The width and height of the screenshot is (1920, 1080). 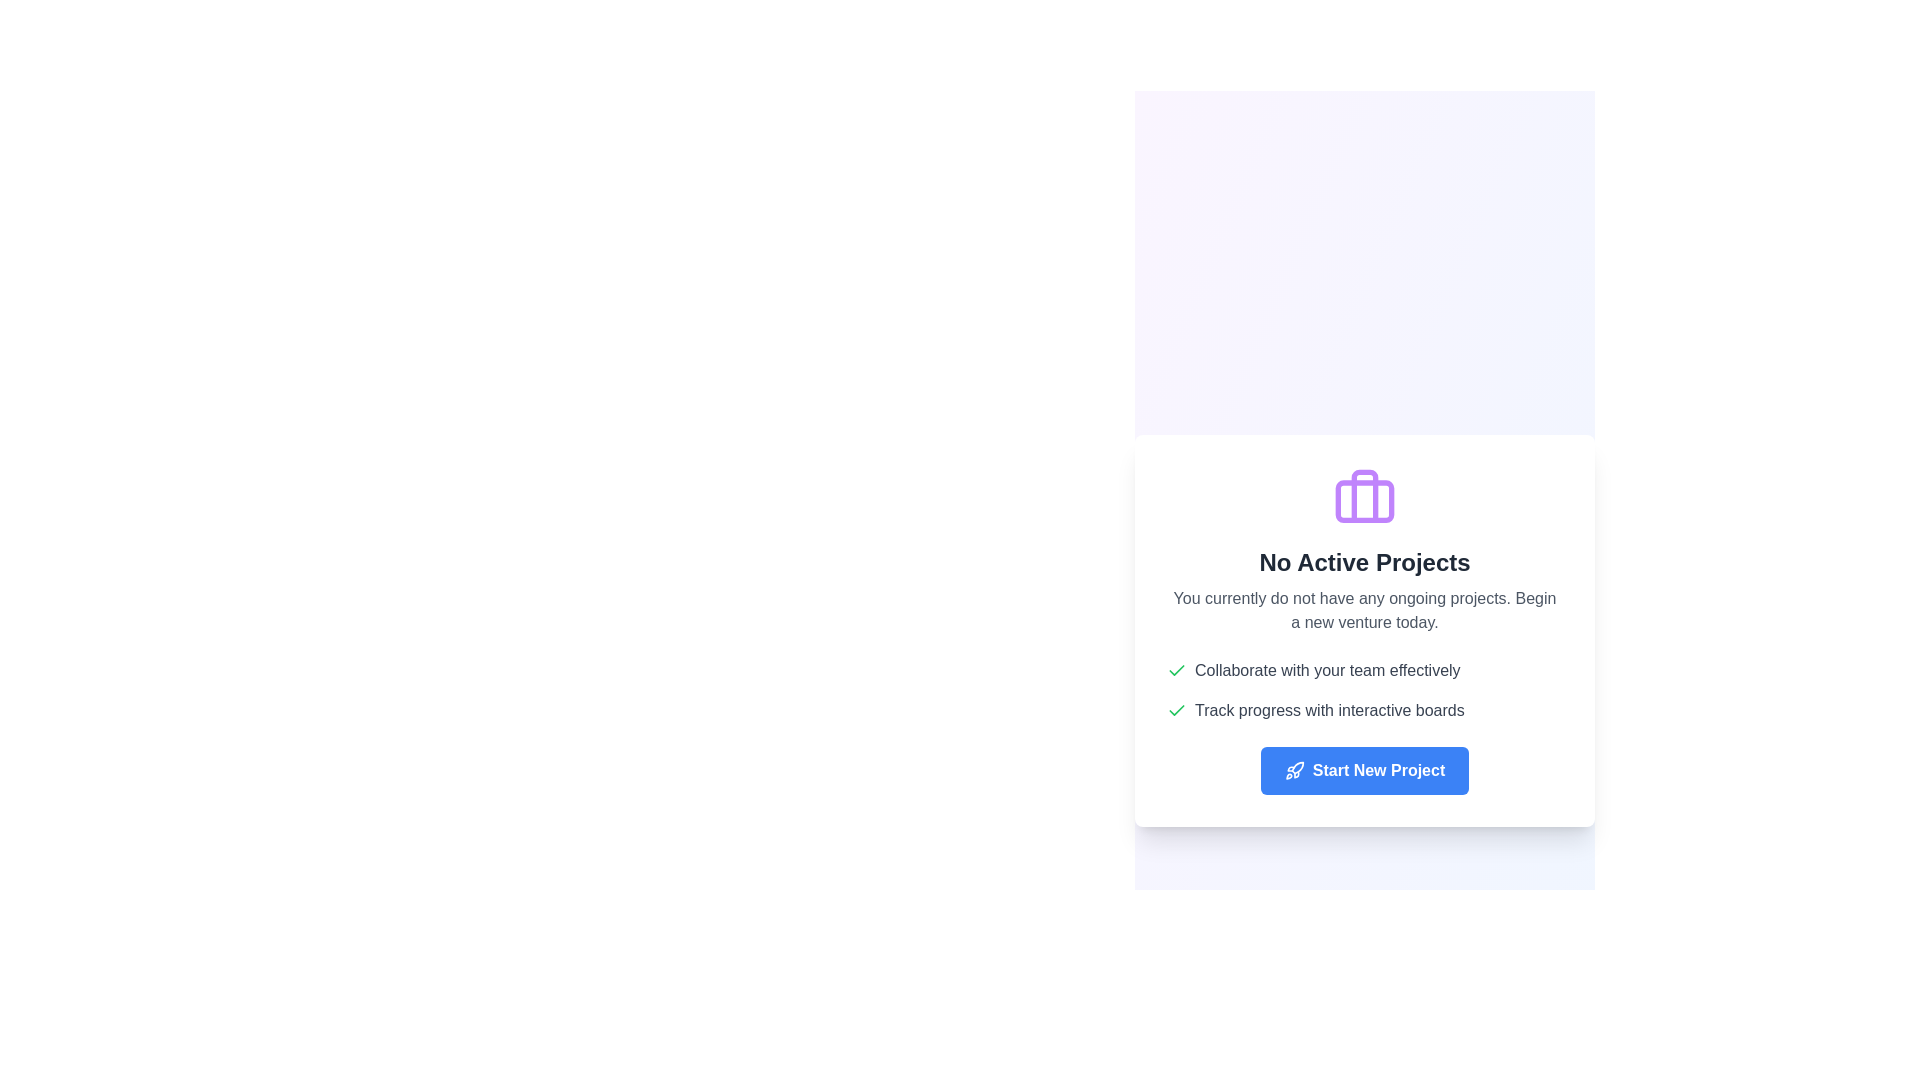 I want to click on header text indicating the absence of active projects, located centrally beneath the purple briefcase icon and above a descriptive paragraph, so click(x=1363, y=563).